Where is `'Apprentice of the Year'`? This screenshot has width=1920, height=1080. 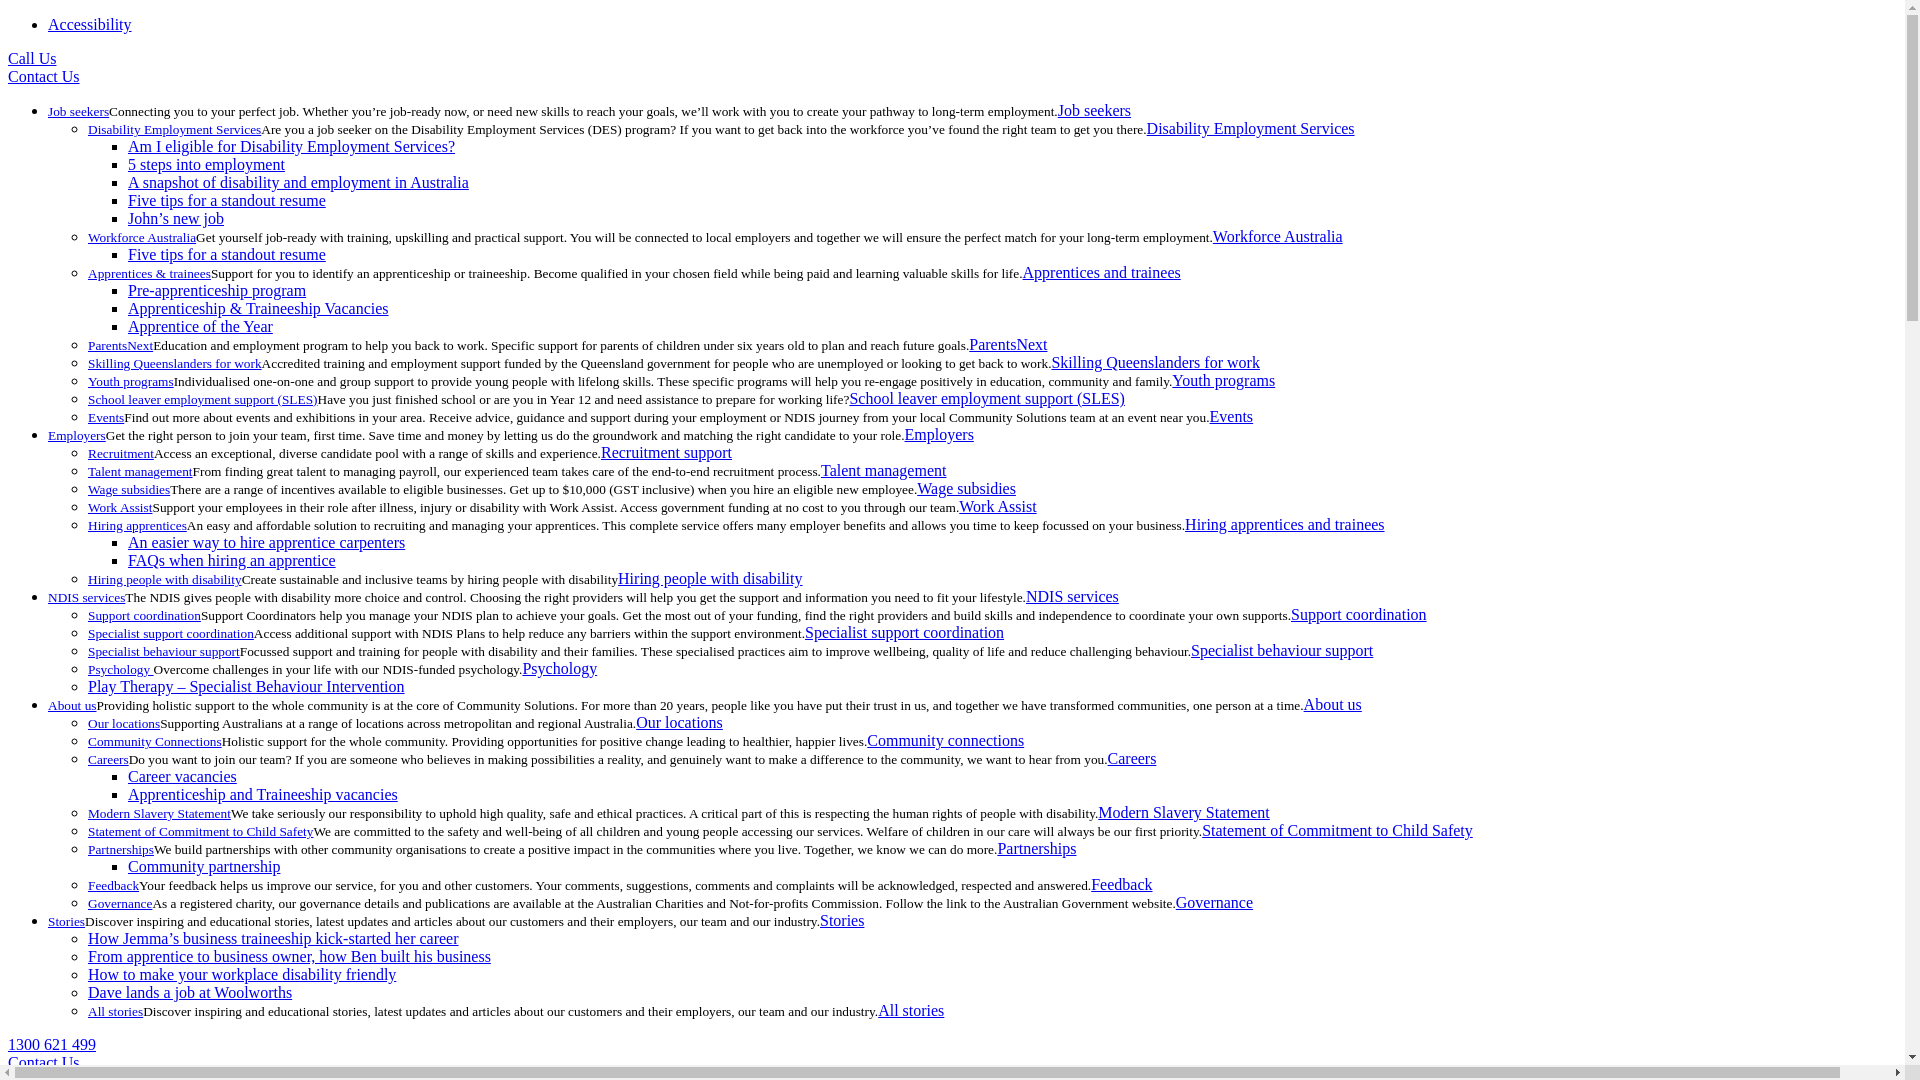 'Apprentice of the Year' is located at coordinates (200, 325).